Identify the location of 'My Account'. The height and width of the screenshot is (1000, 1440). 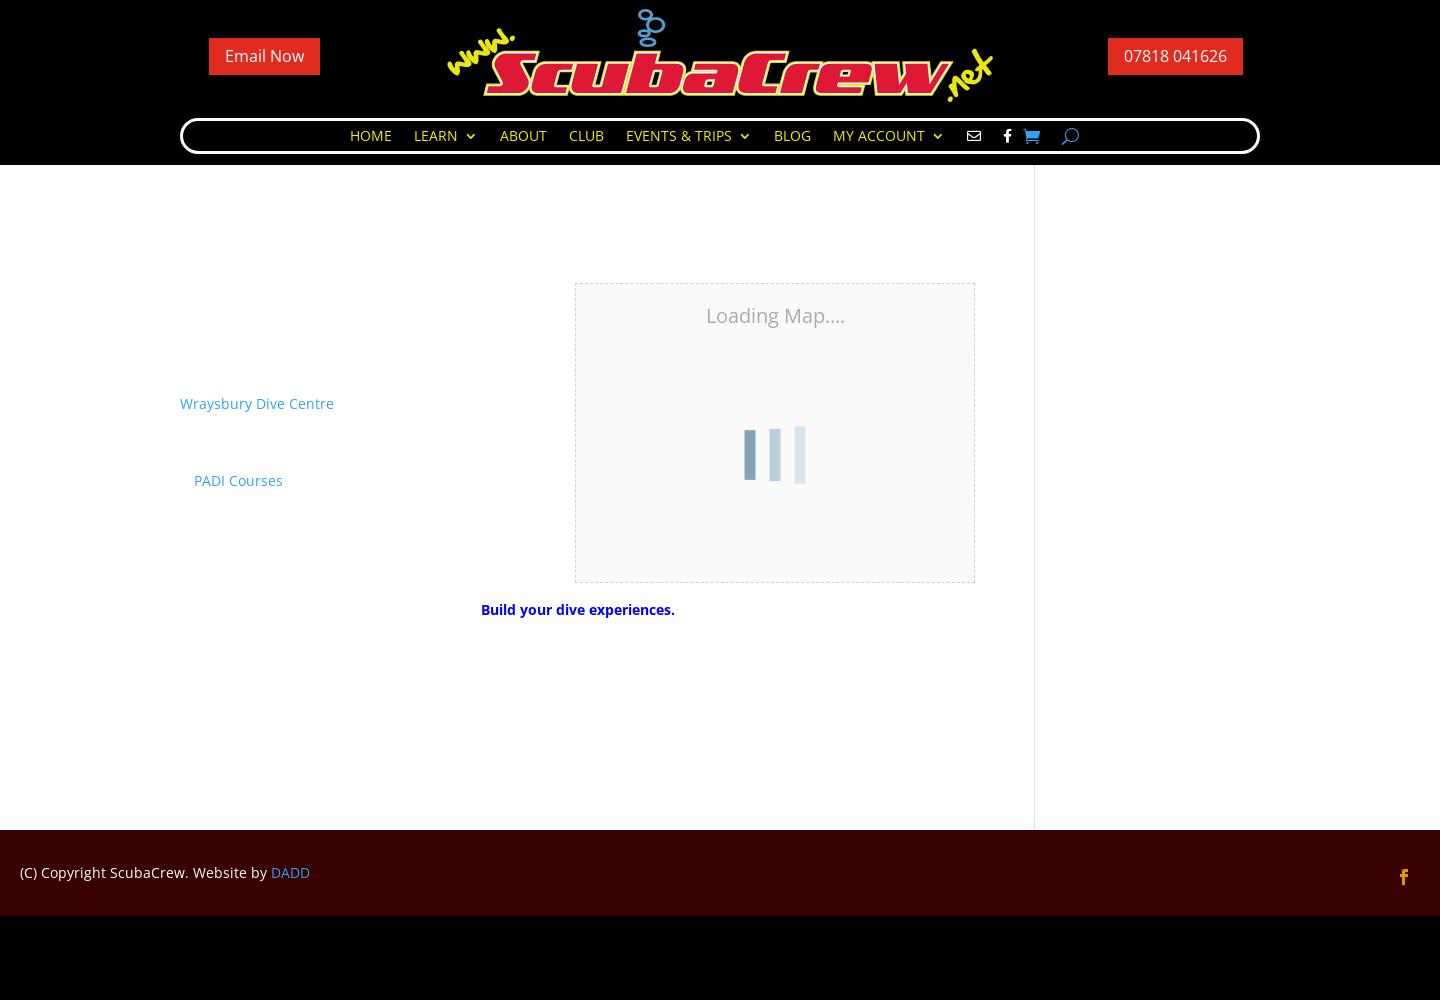
(877, 135).